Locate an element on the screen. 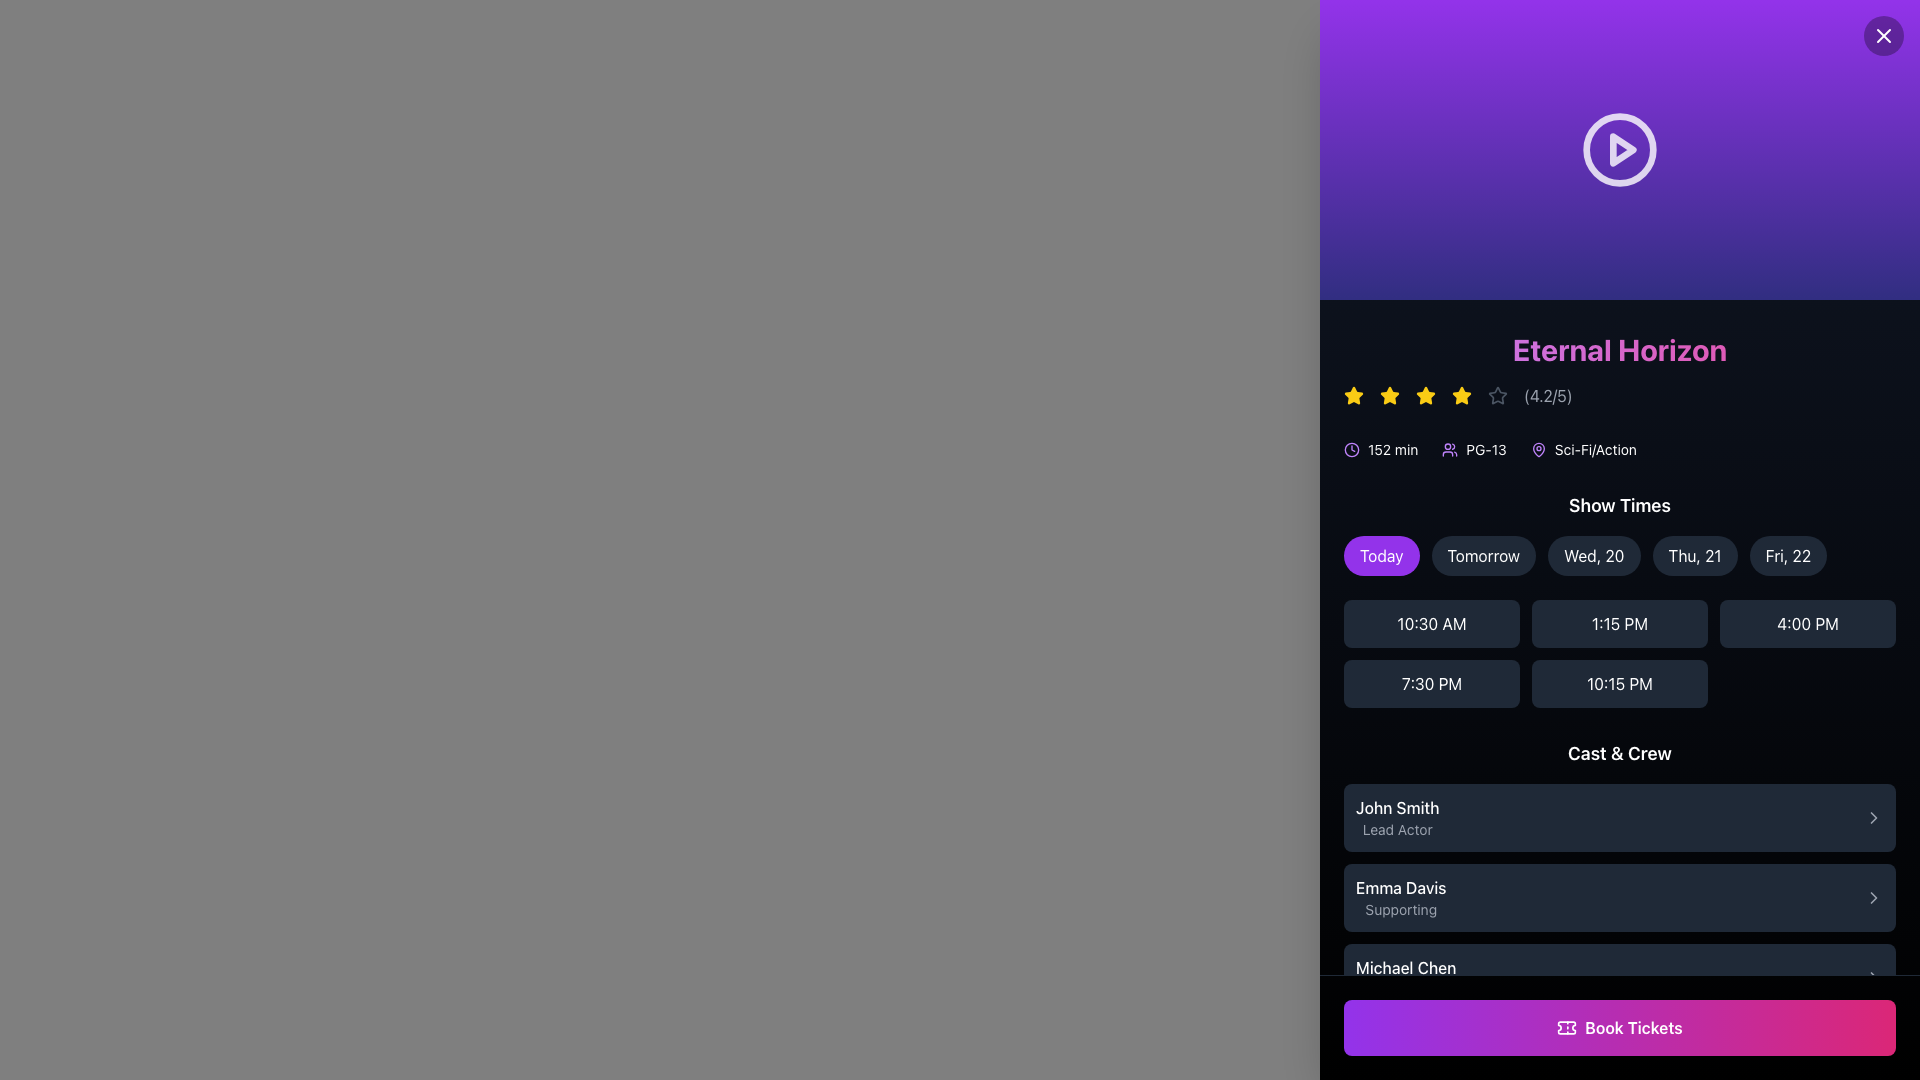 Image resolution: width=1920 pixels, height=1080 pixels. the small text component displaying the word 'Supporting', which is a supporting label for 'Emma Davis' located in the 'Cast & Crew' section is located at coordinates (1400, 910).